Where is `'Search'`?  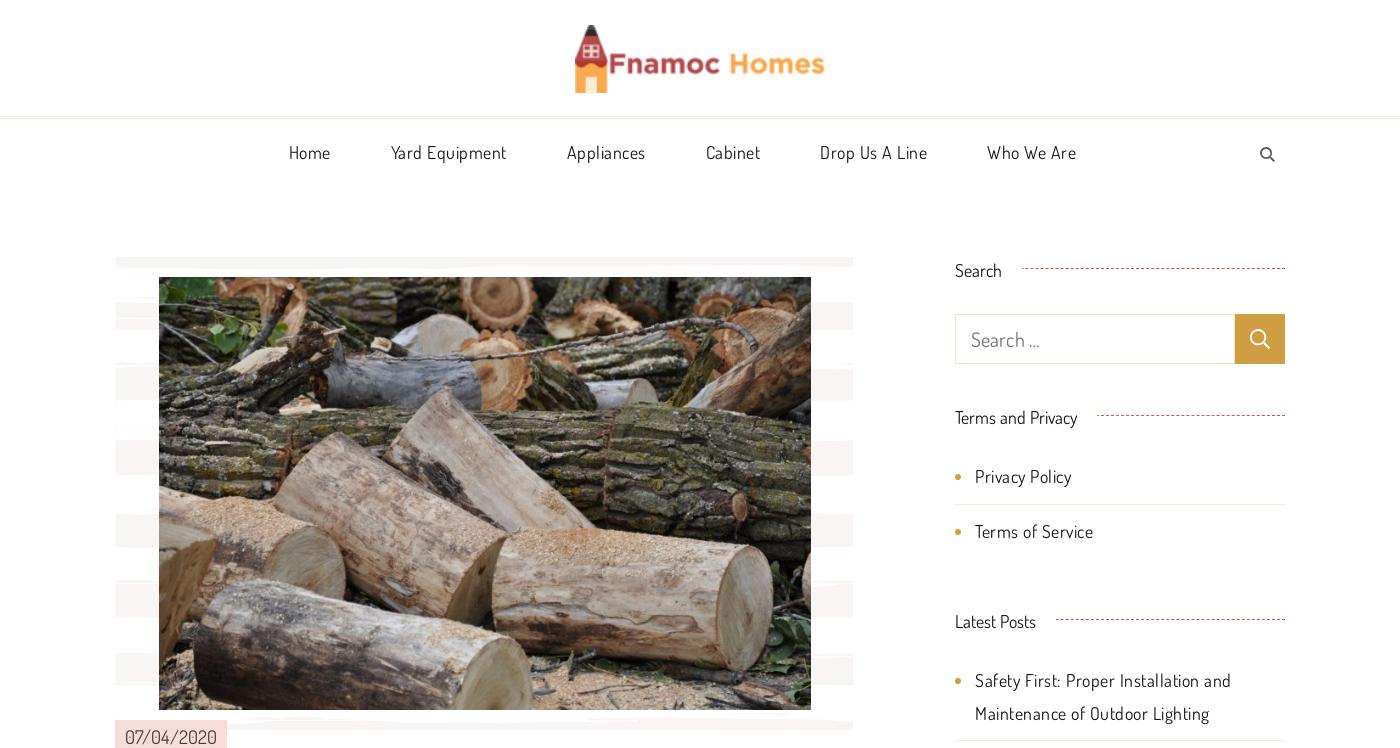
'Search' is located at coordinates (978, 269).